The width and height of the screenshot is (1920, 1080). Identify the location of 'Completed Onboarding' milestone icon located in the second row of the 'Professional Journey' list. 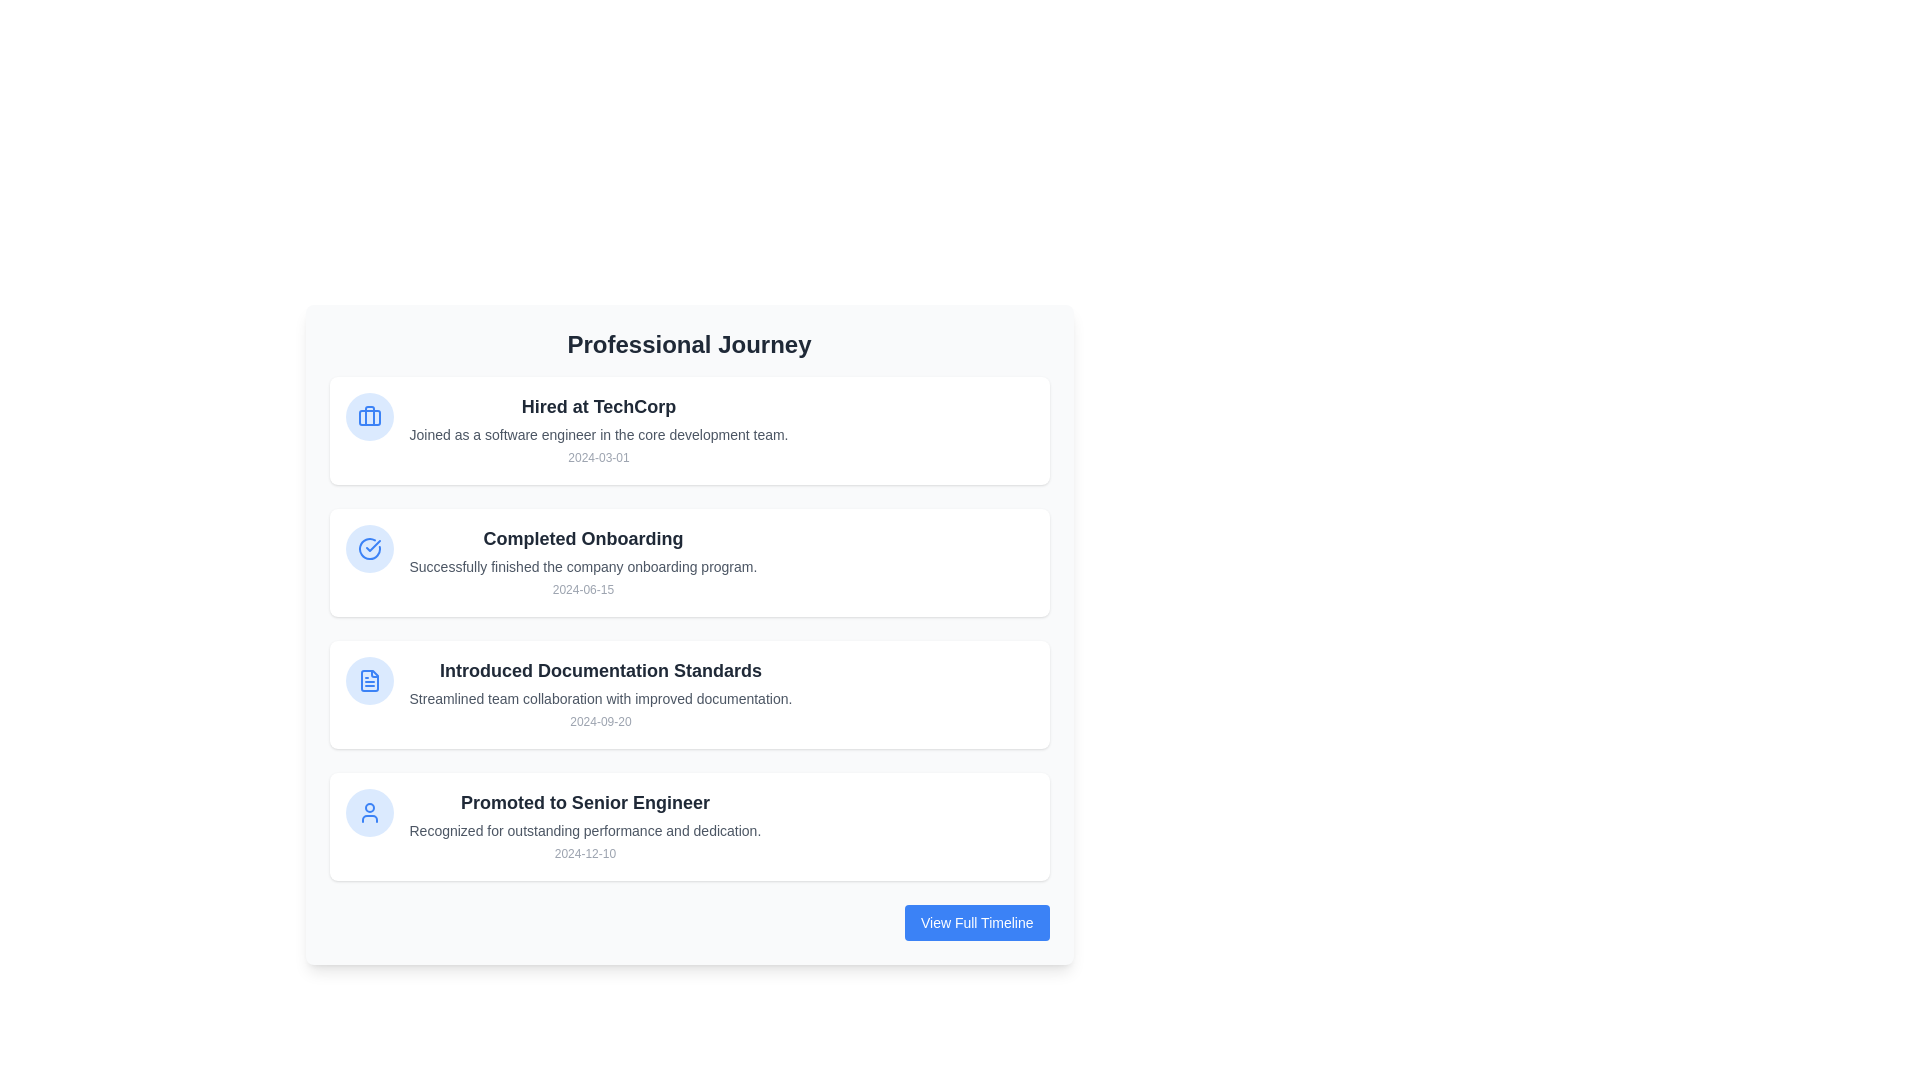
(369, 548).